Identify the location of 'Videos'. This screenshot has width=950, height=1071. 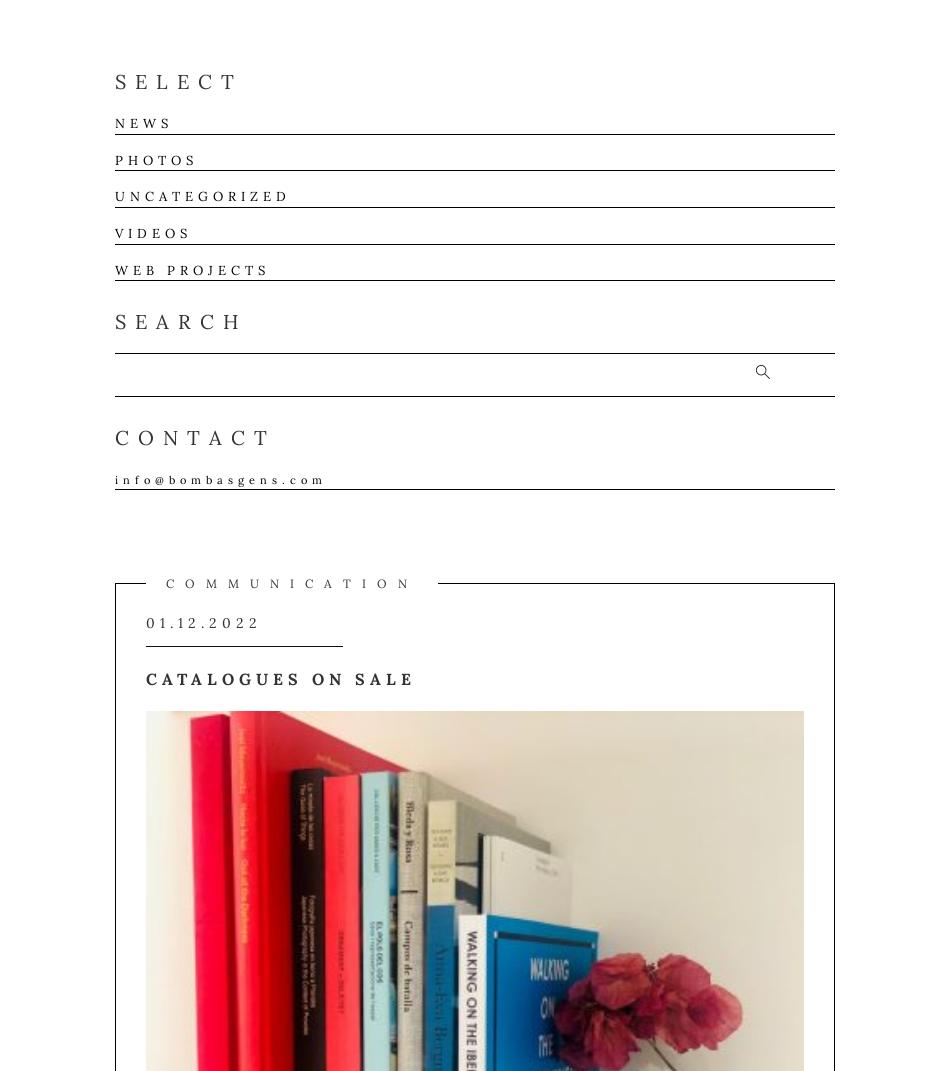
(153, 232).